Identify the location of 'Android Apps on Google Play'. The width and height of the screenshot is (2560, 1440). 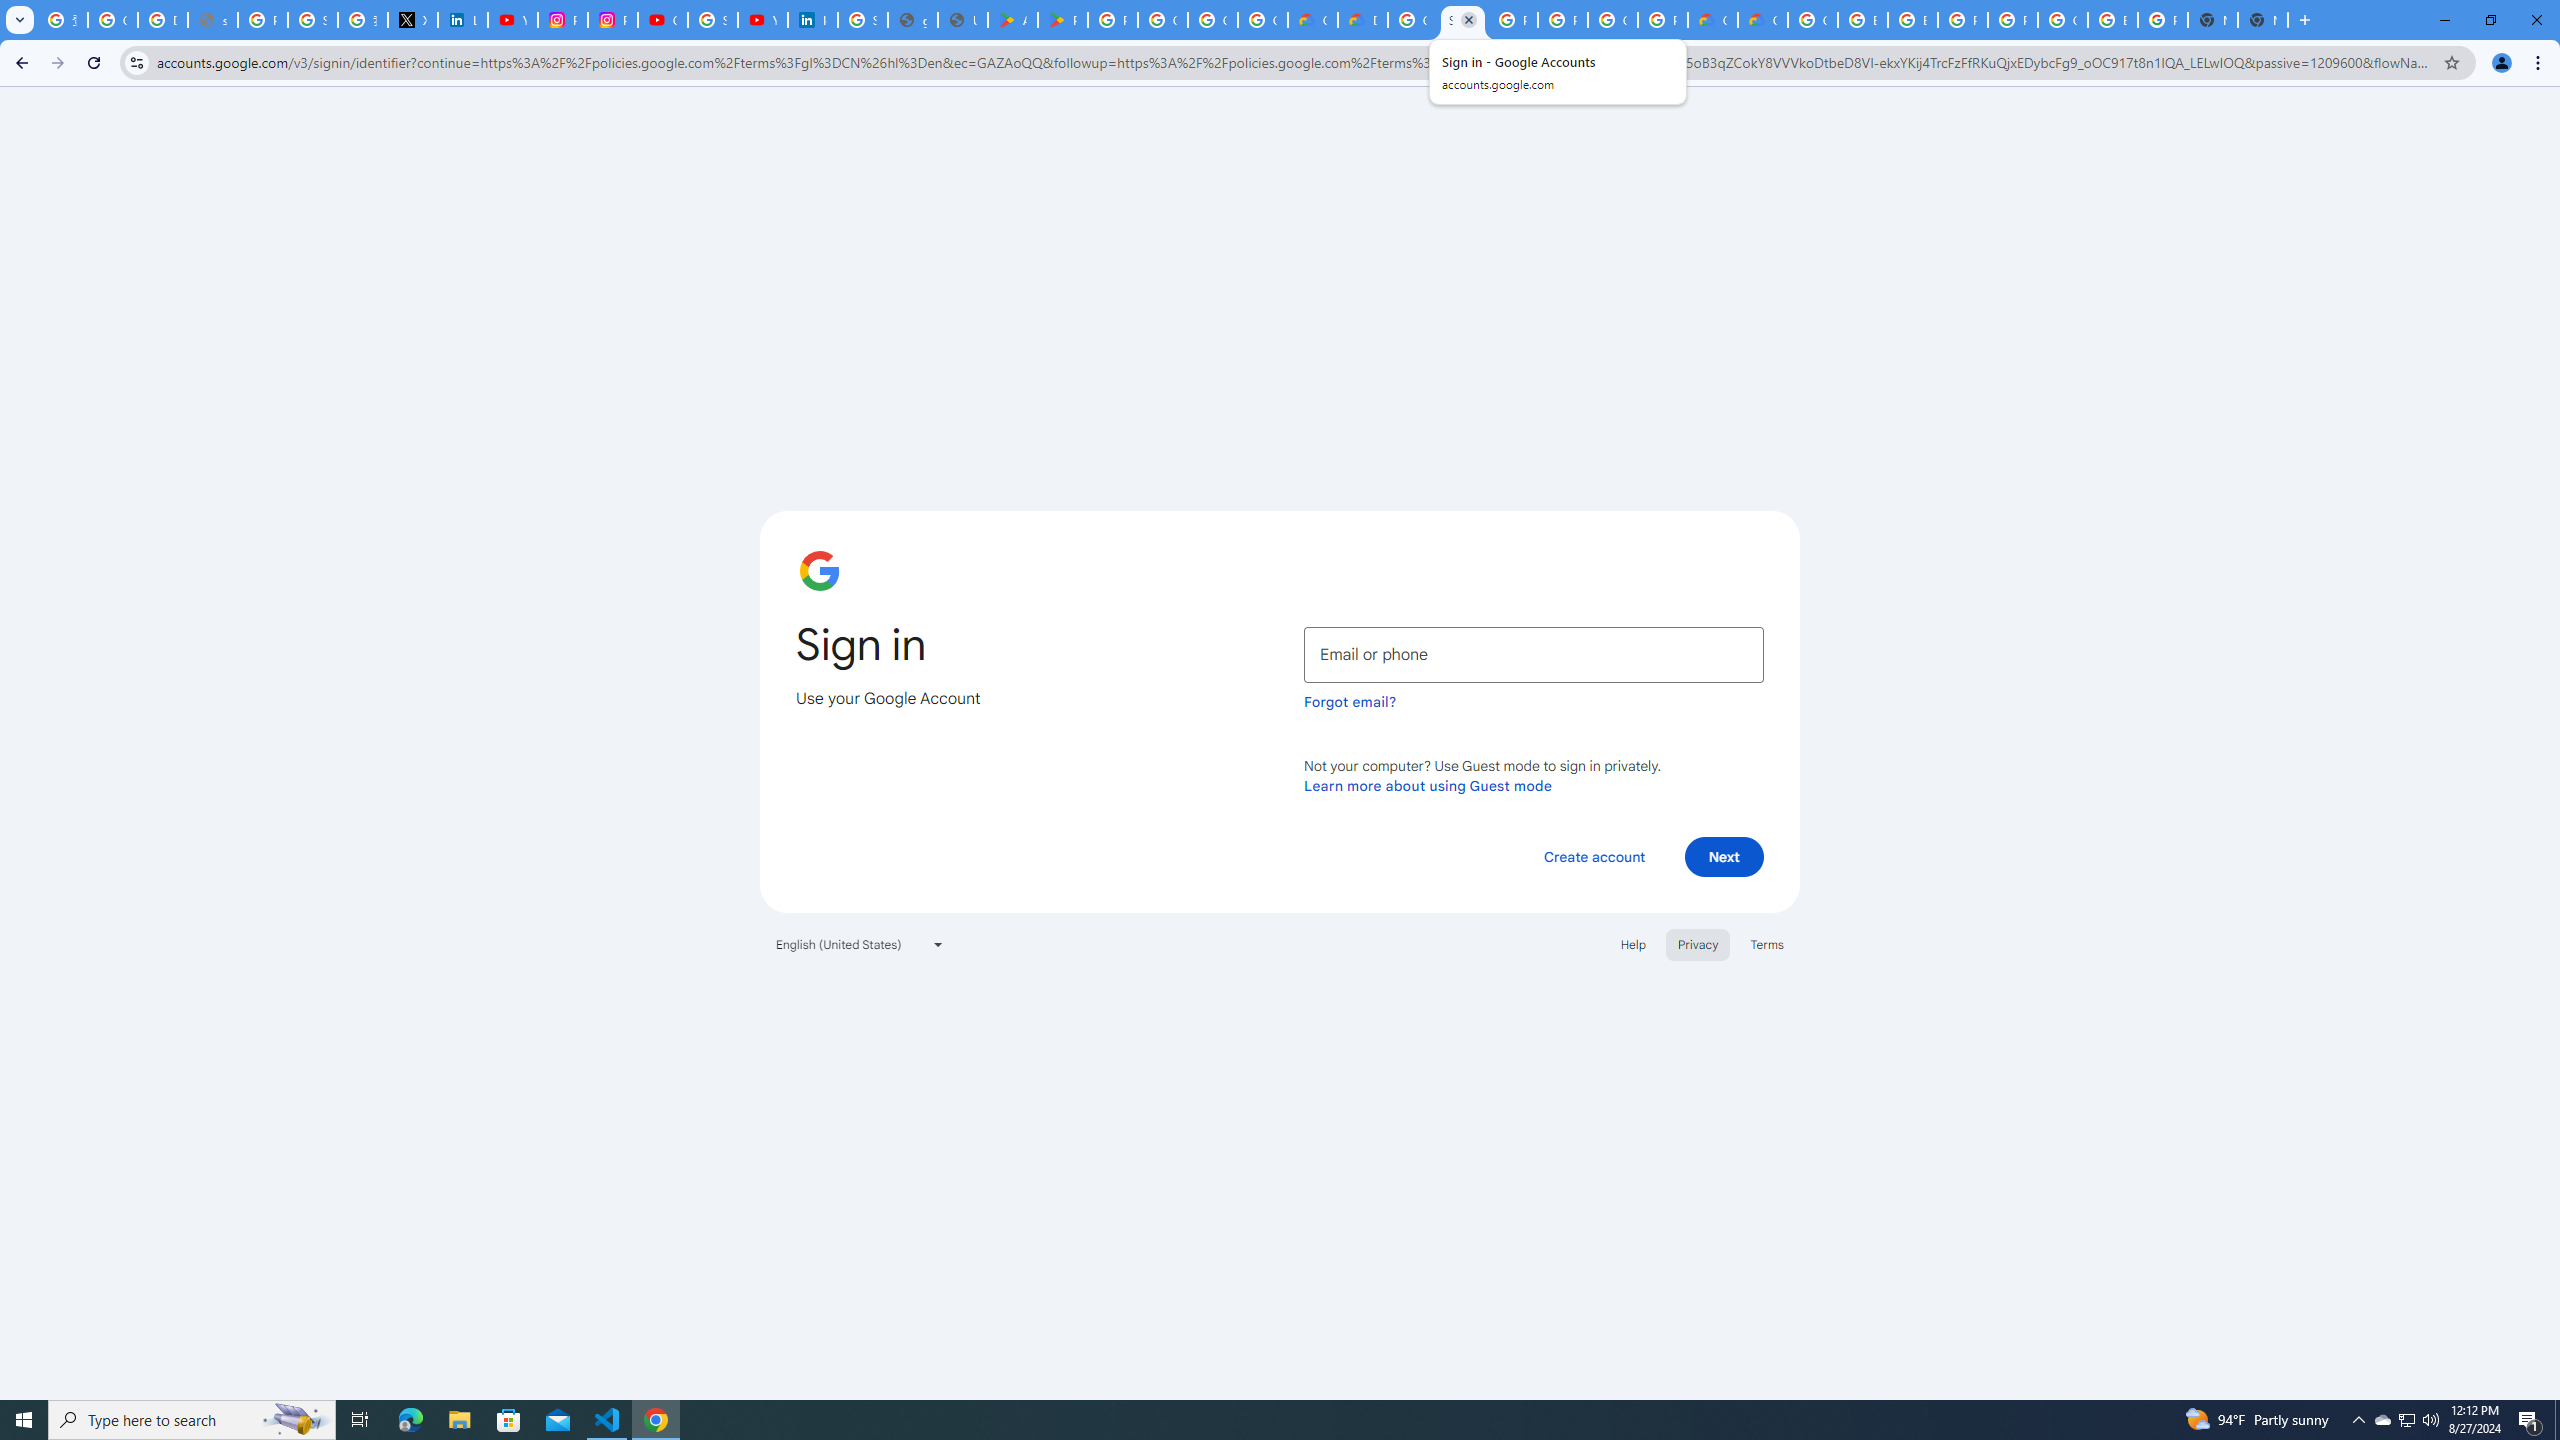
(1011, 19).